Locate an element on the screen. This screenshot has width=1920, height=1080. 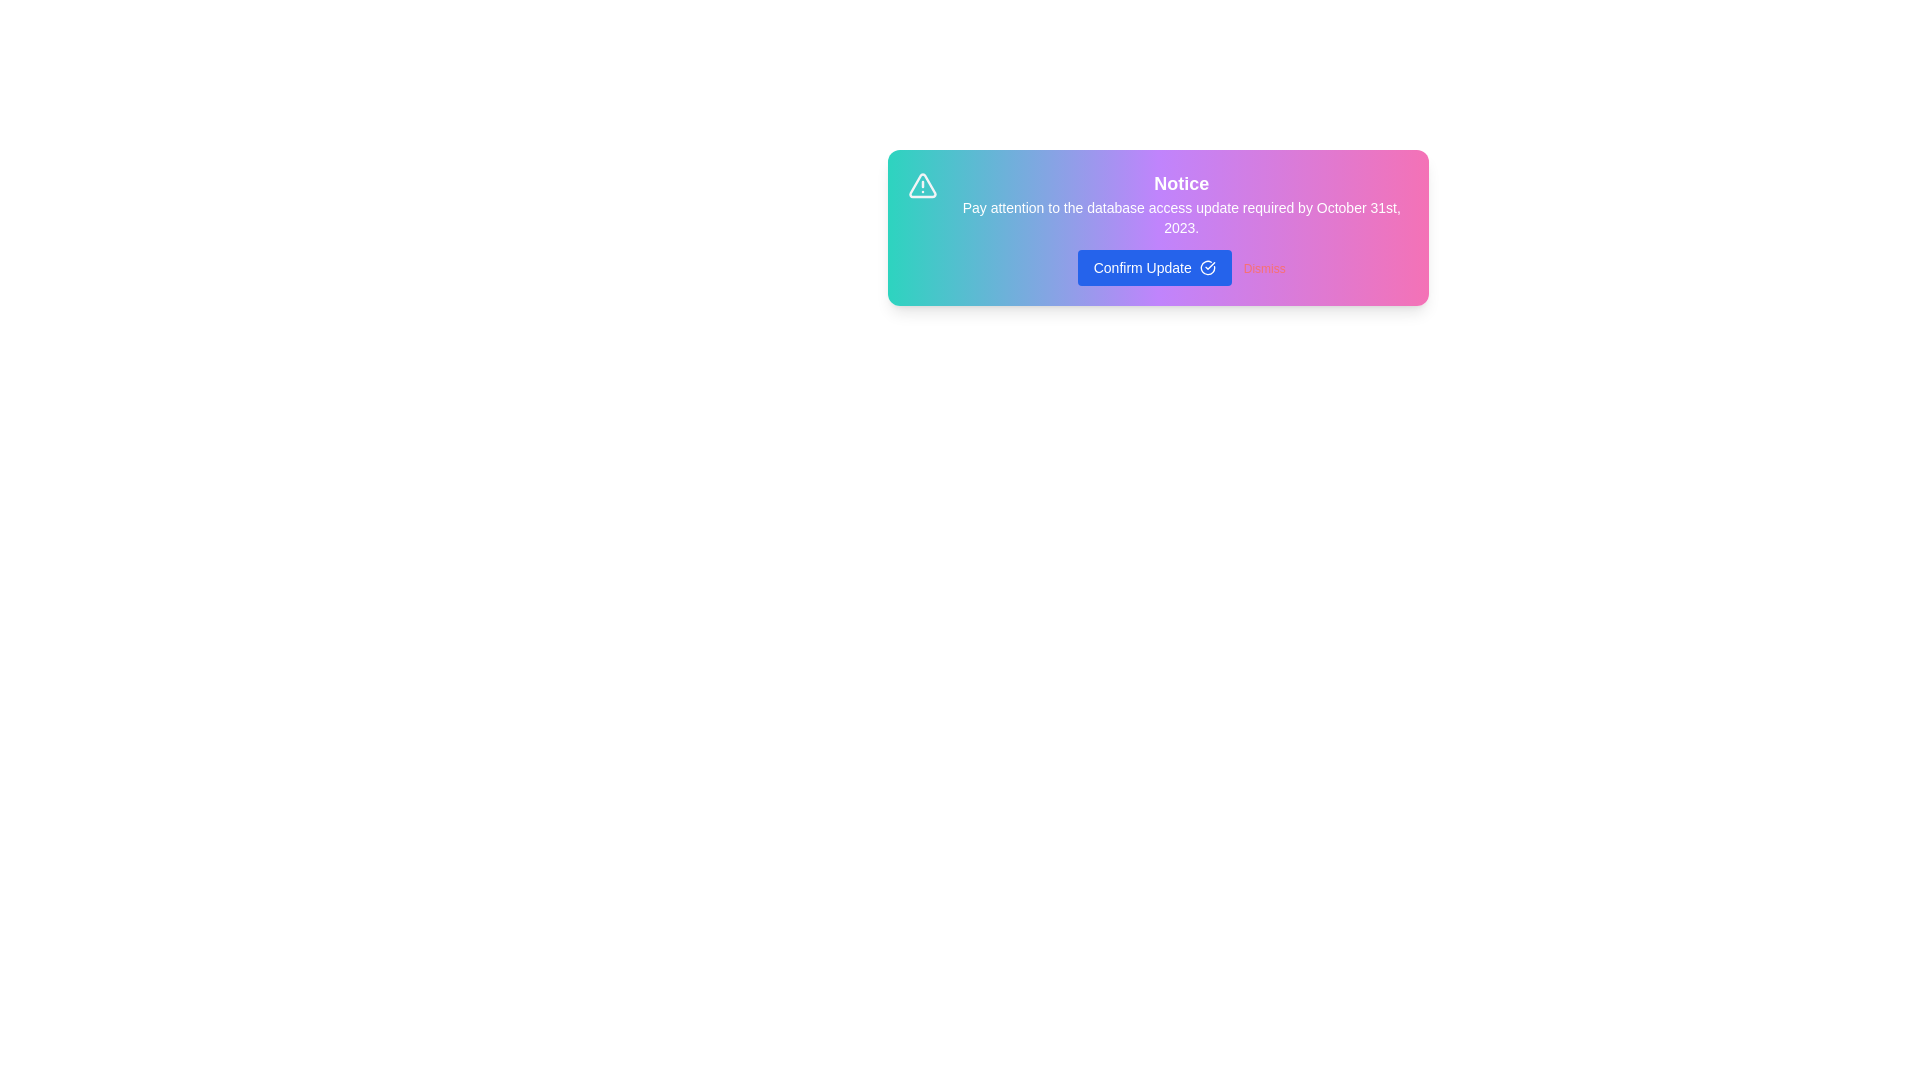
the word 'by' in the alert message is located at coordinates (1040, 200).